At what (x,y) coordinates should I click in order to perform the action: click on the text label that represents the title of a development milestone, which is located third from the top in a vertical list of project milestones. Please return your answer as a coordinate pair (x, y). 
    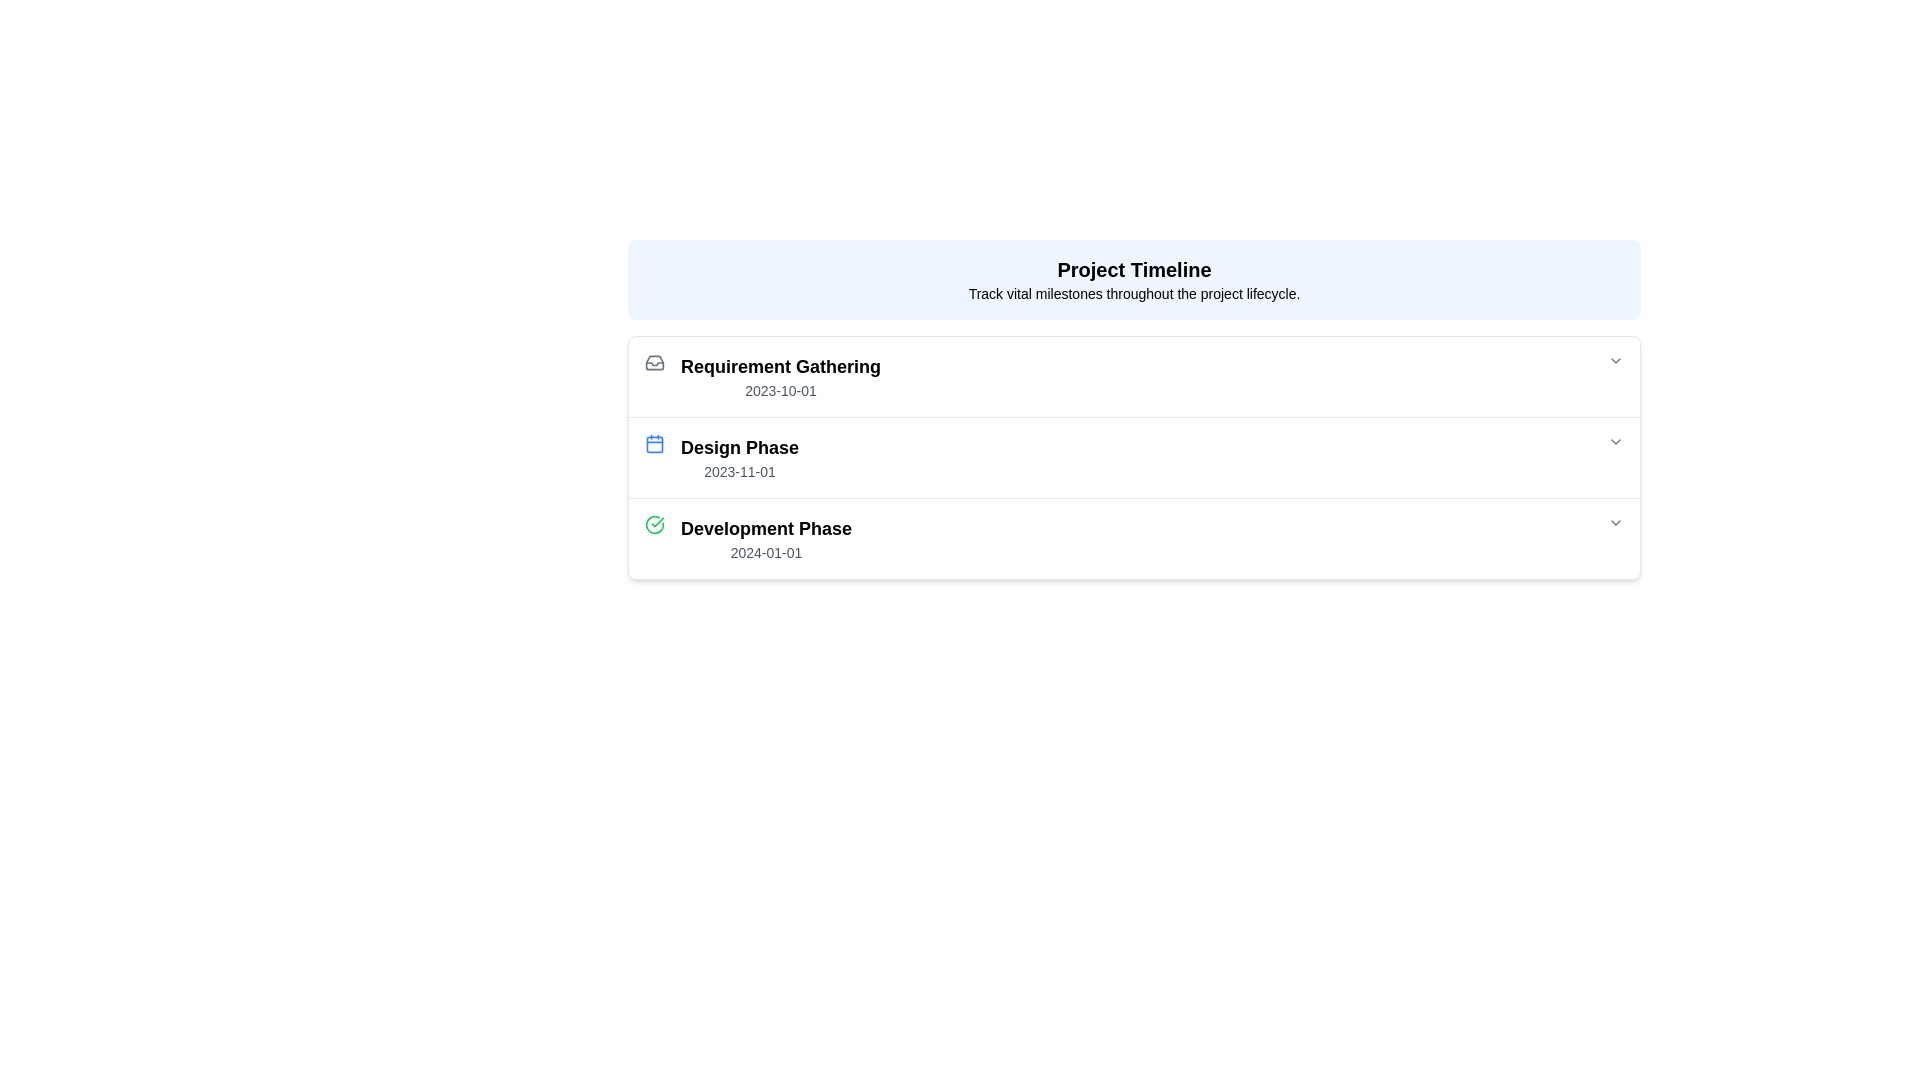
    Looking at the image, I should click on (765, 527).